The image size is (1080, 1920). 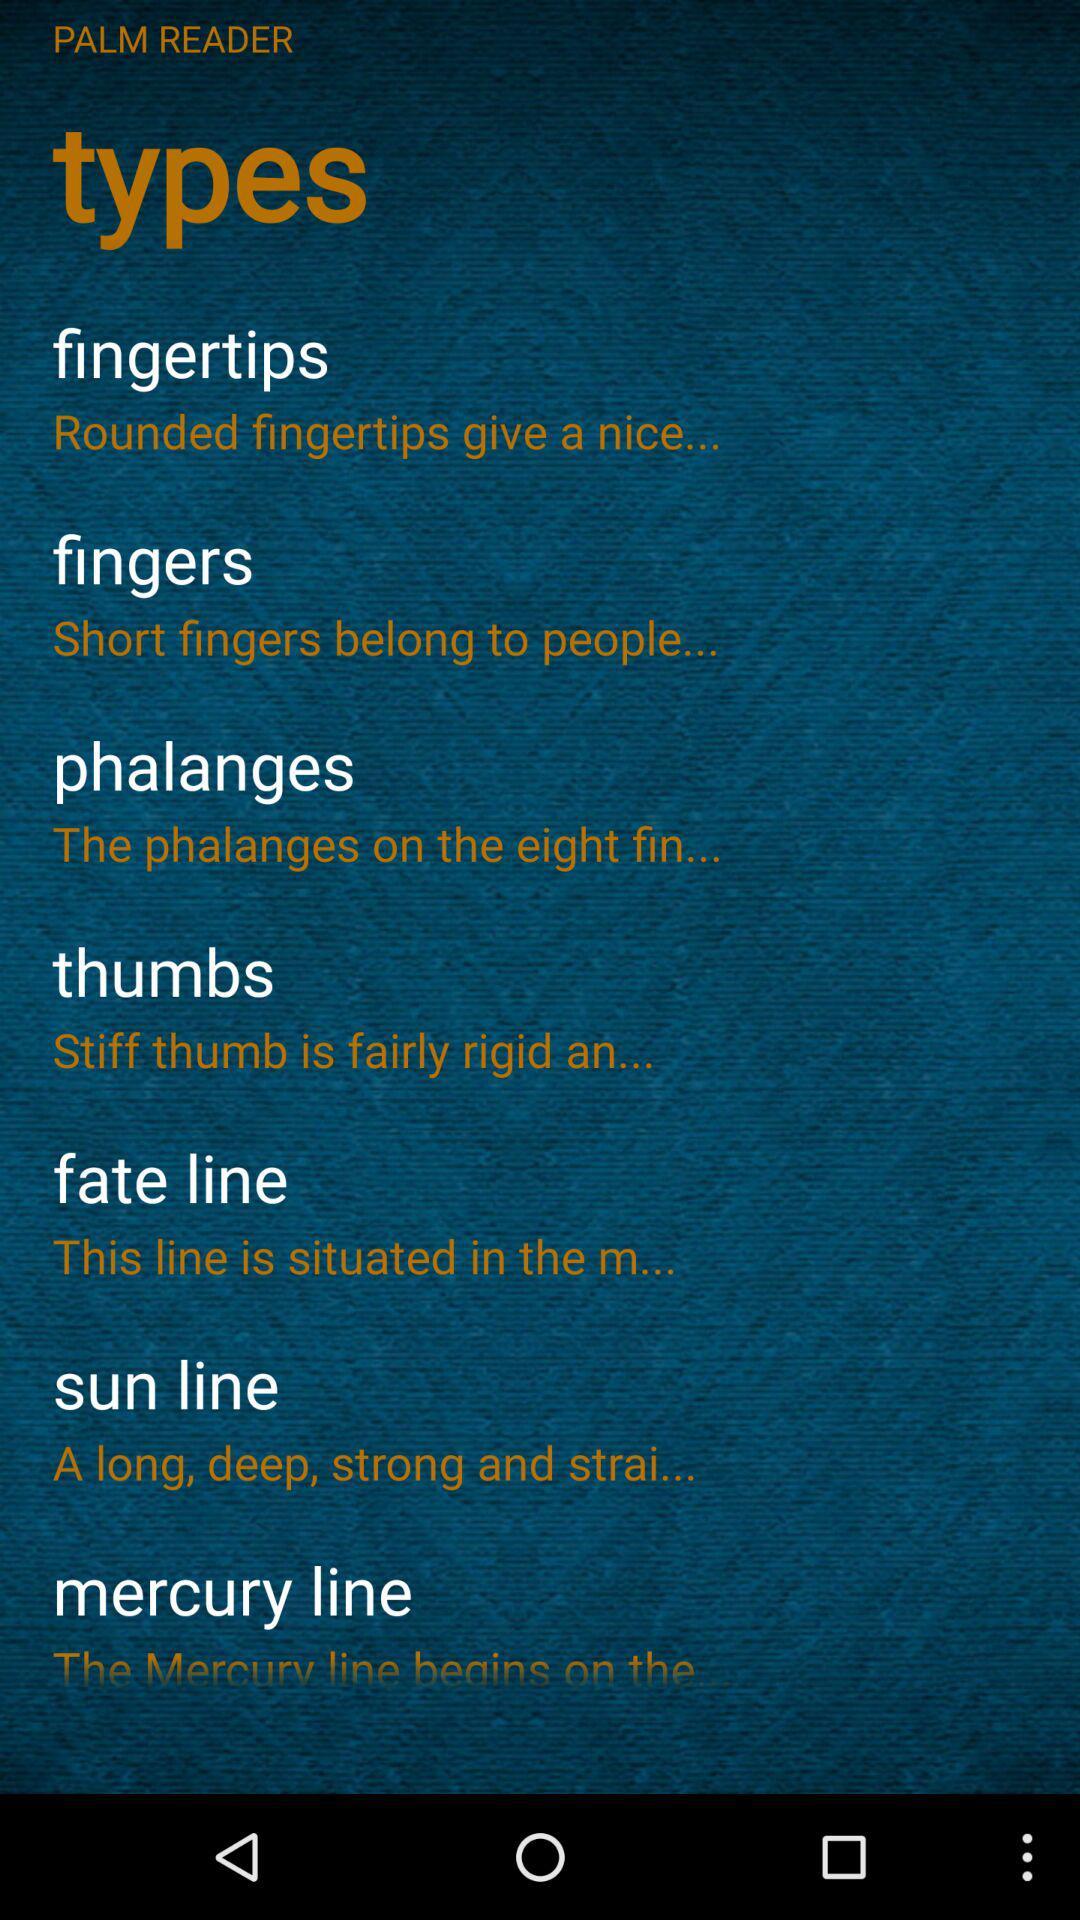 What do you see at coordinates (540, 1254) in the screenshot?
I see `the icon below the fate line` at bounding box center [540, 1254].